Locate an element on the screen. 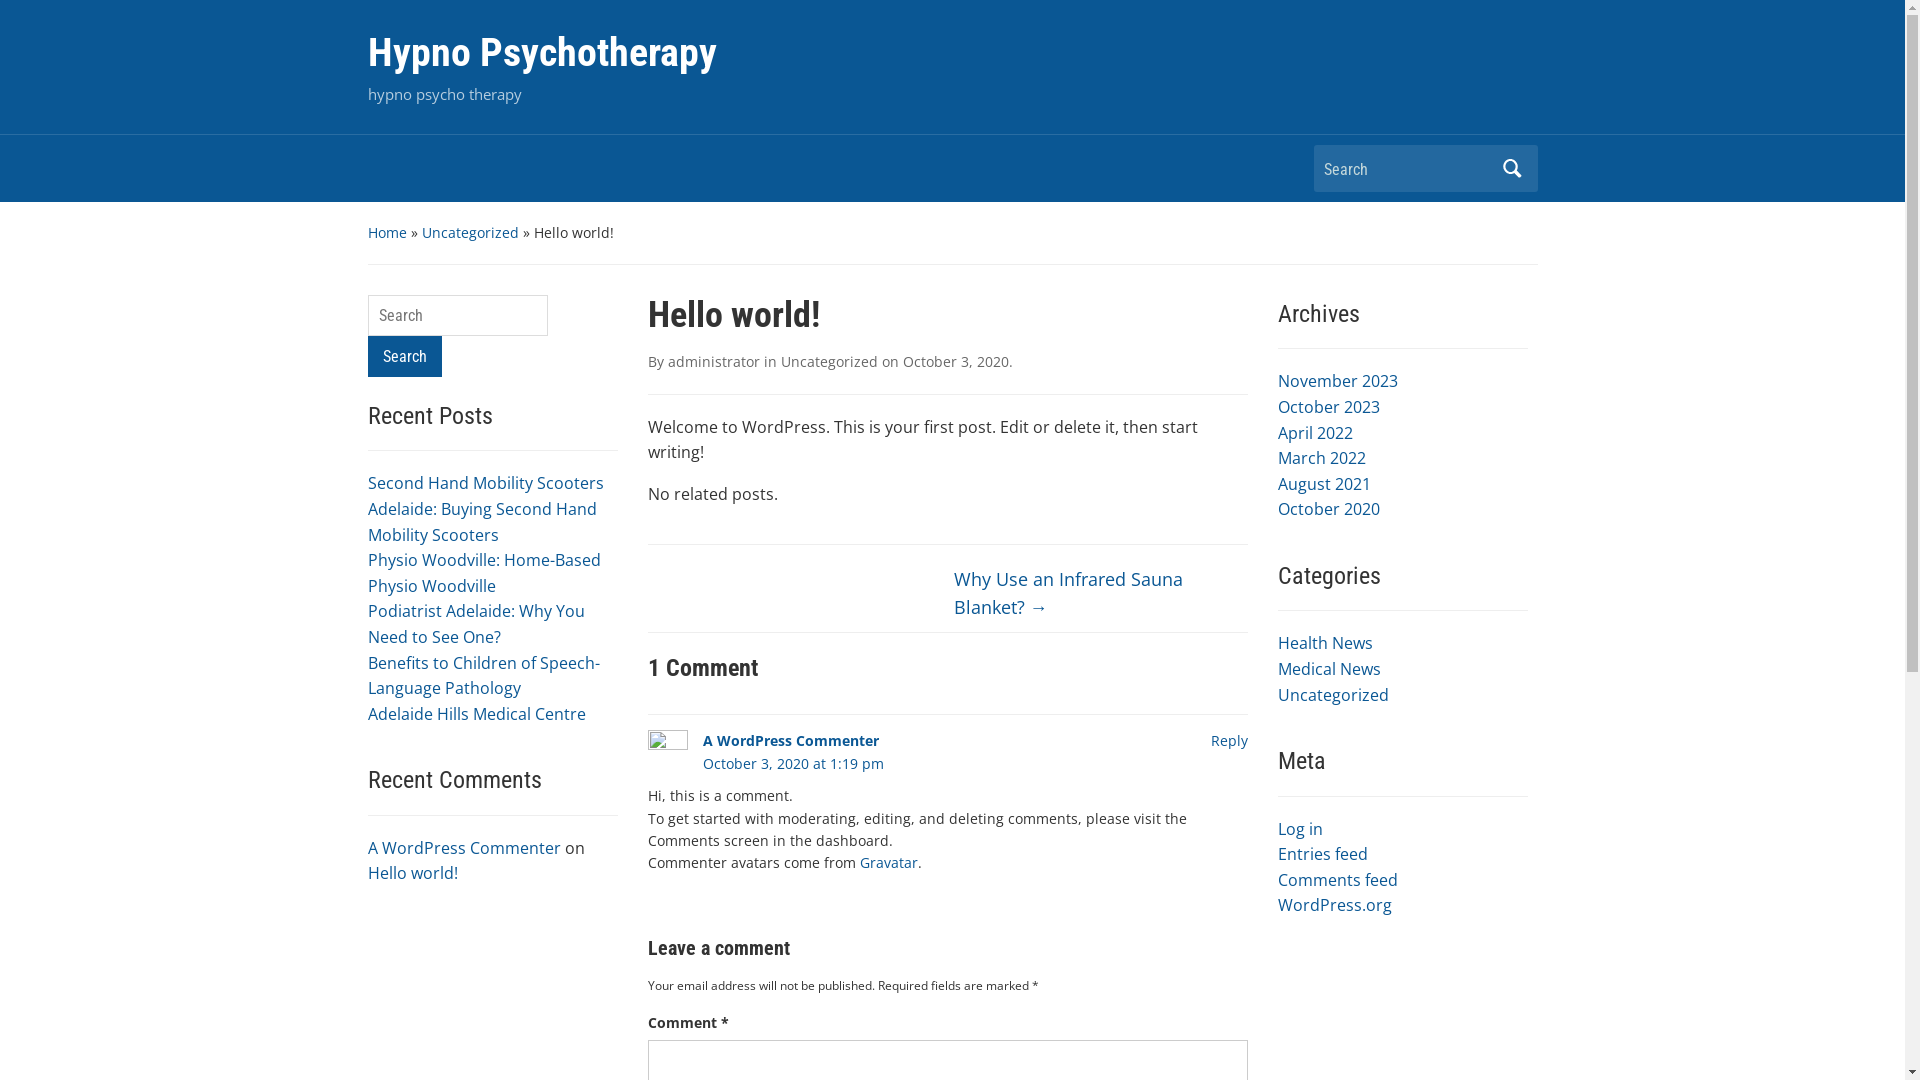 Image resolution: width=1920 pixels, height=1080 pixels. 'November 2023' is located at coordinates (1338, 381).